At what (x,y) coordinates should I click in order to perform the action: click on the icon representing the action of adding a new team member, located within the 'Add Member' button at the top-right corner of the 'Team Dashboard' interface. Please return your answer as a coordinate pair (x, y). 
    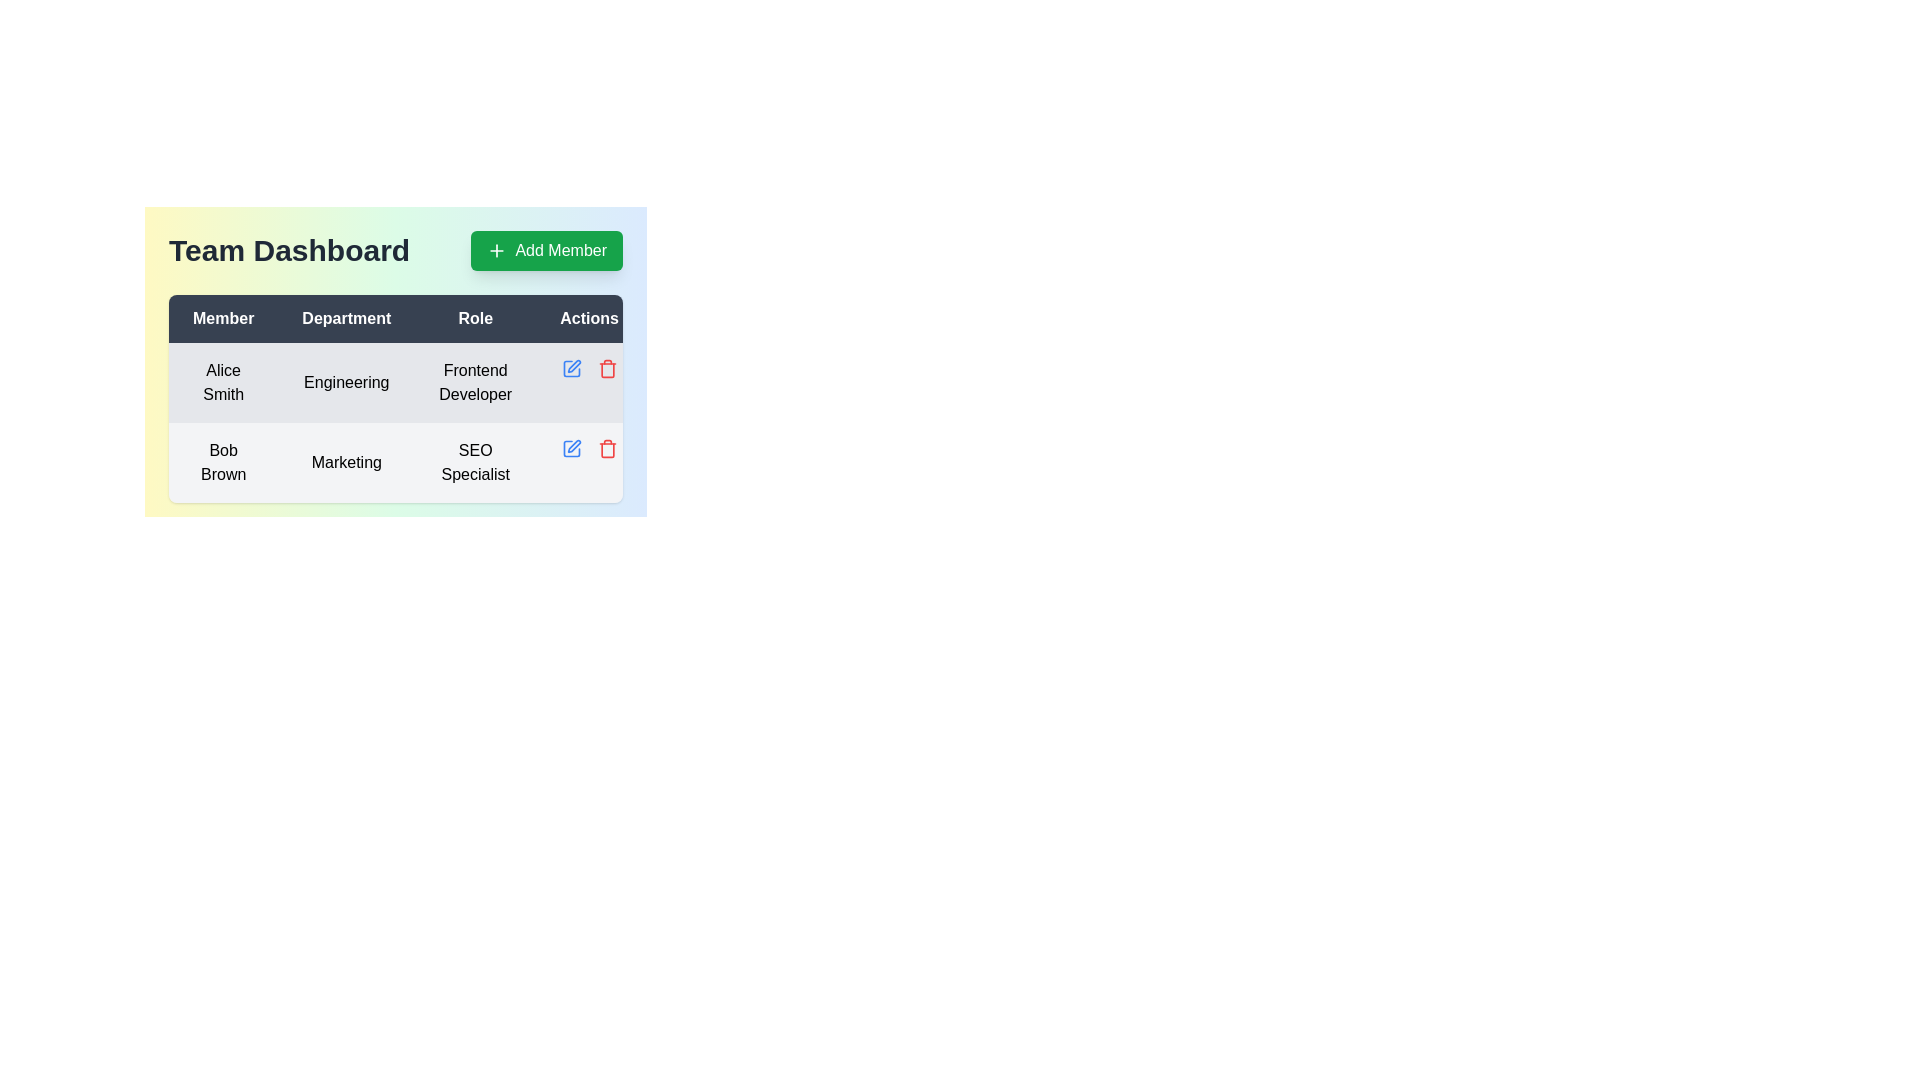
    Looking at the image, I should click on (497, 249).